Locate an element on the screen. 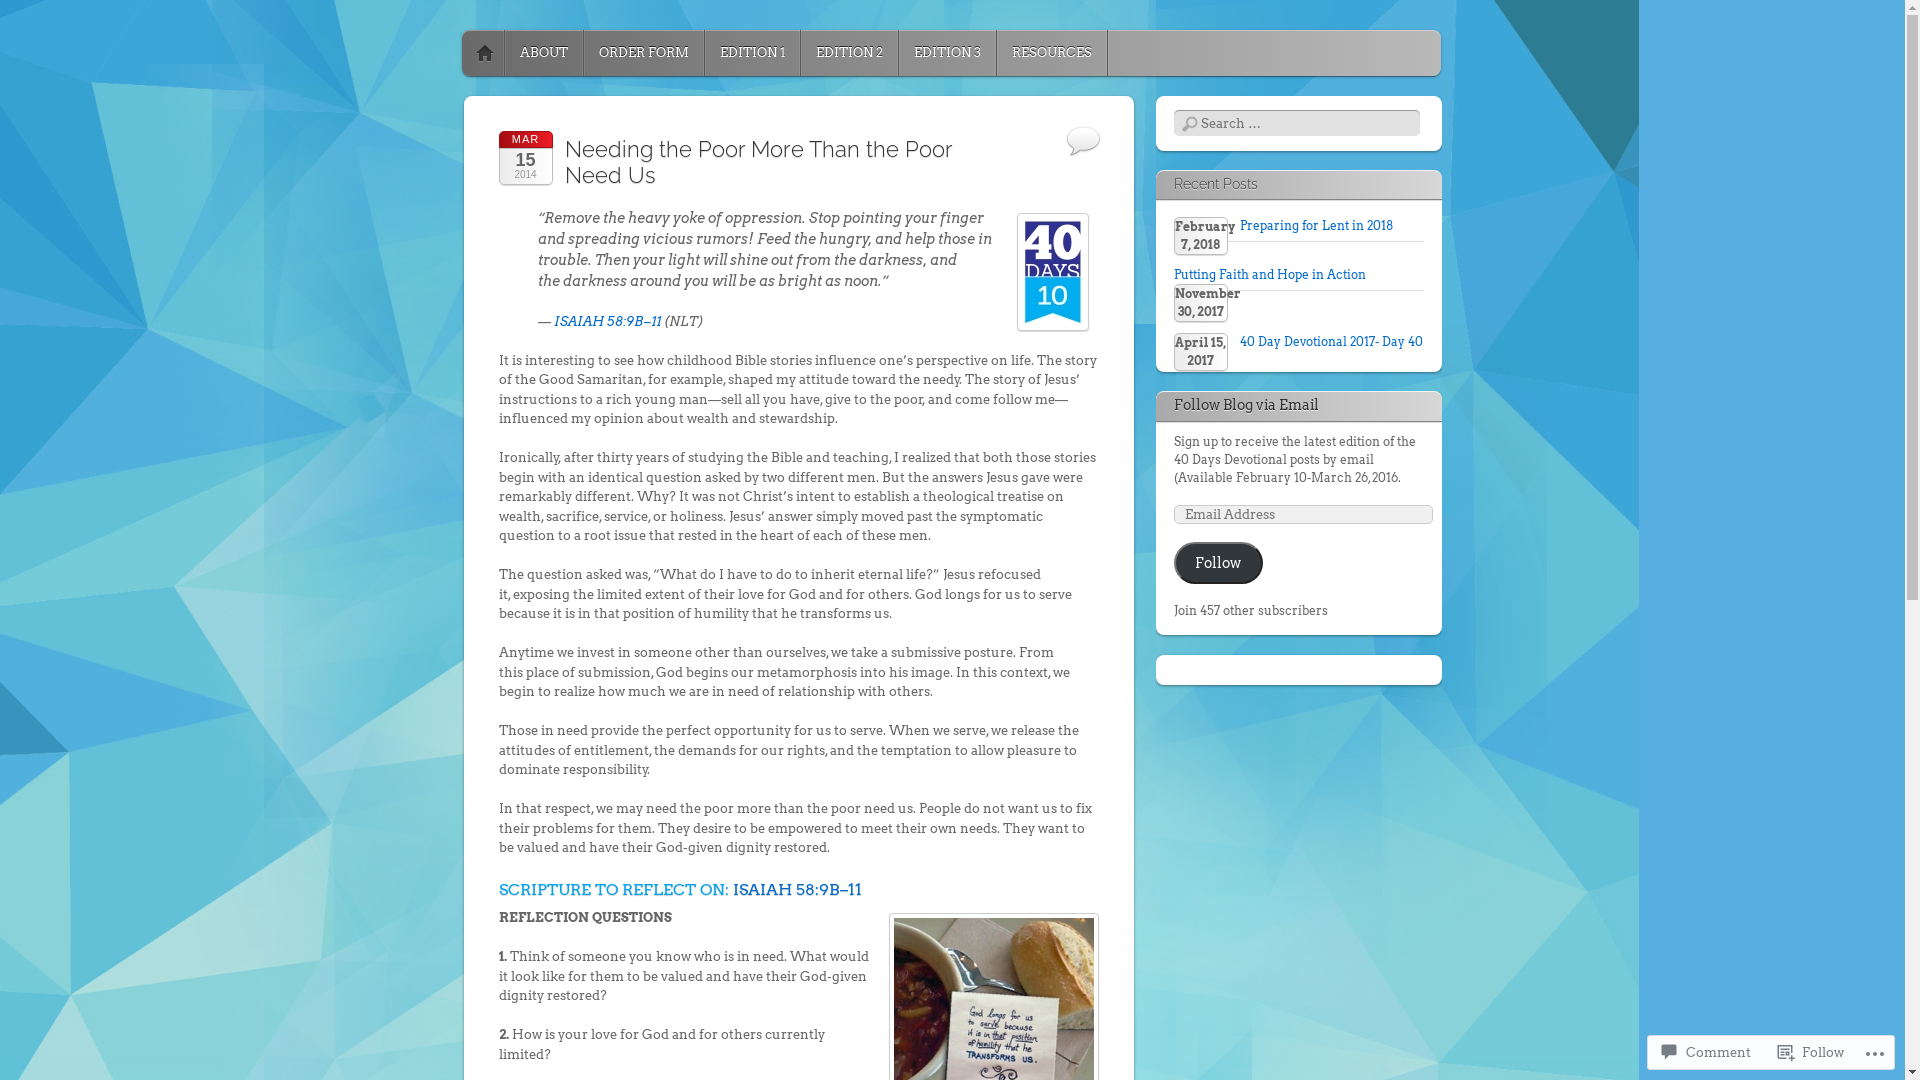 The height and width of the screenshot is (1080, 1920). 'Preparing for Lent in 2018' is located at coordinates (1316, 225).